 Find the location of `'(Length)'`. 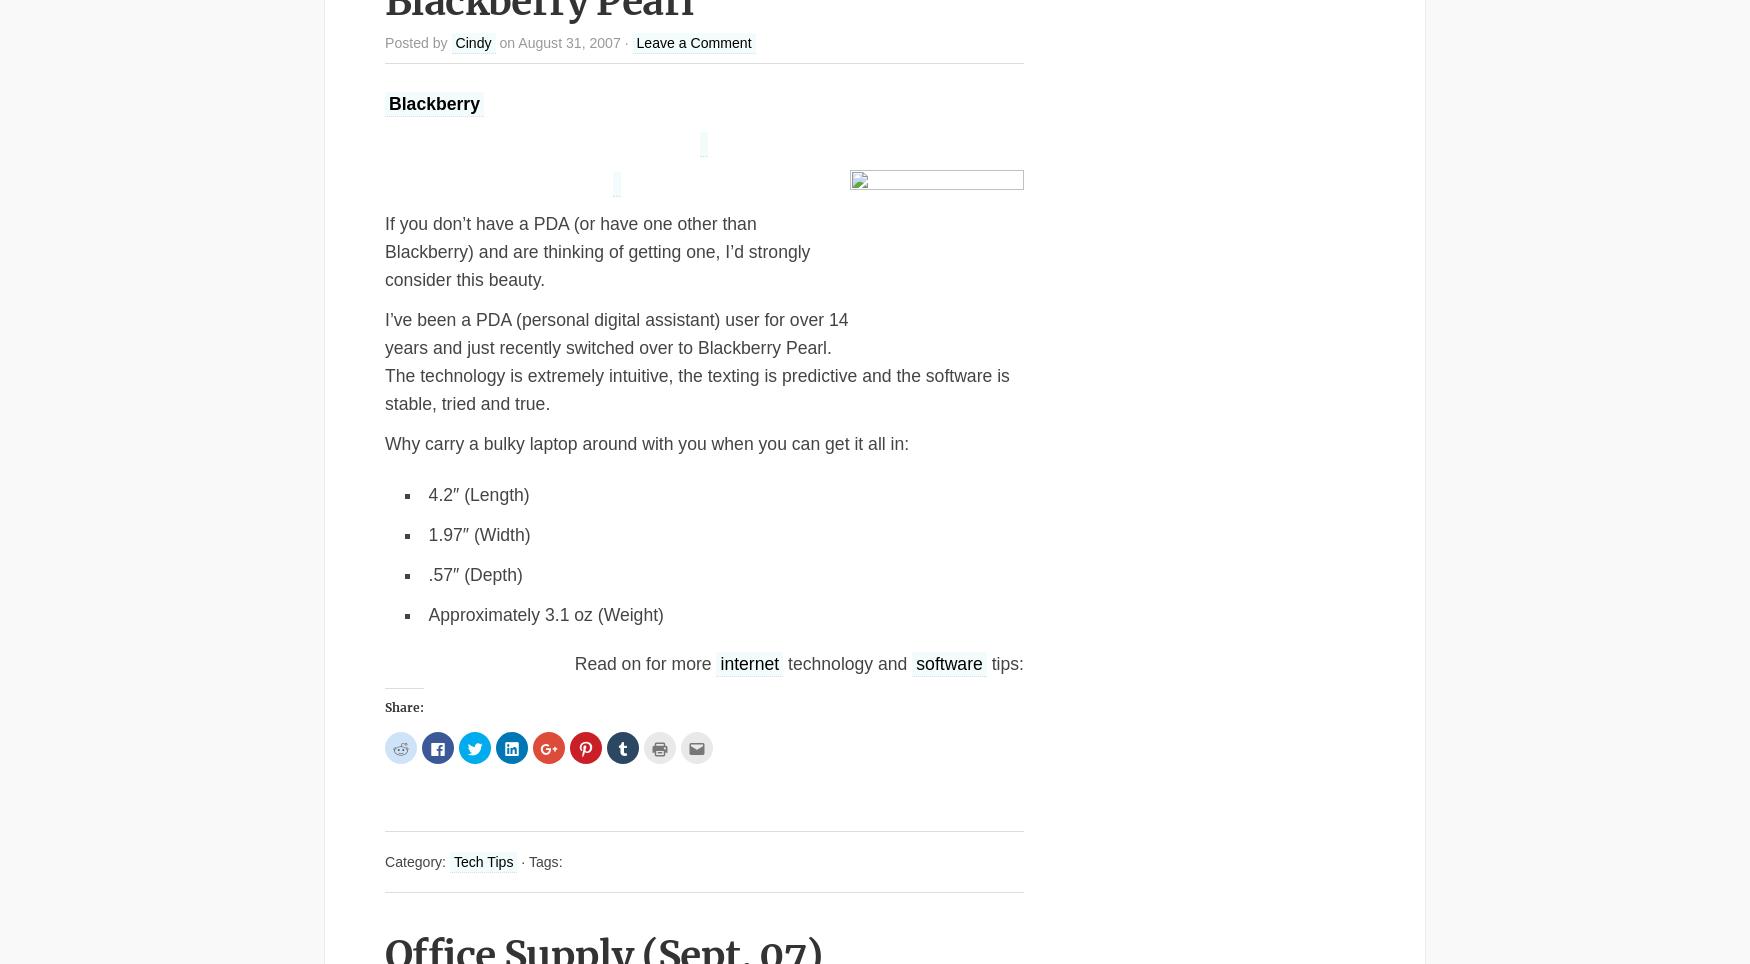

'(Length)' is located at coordinates (496, 494).